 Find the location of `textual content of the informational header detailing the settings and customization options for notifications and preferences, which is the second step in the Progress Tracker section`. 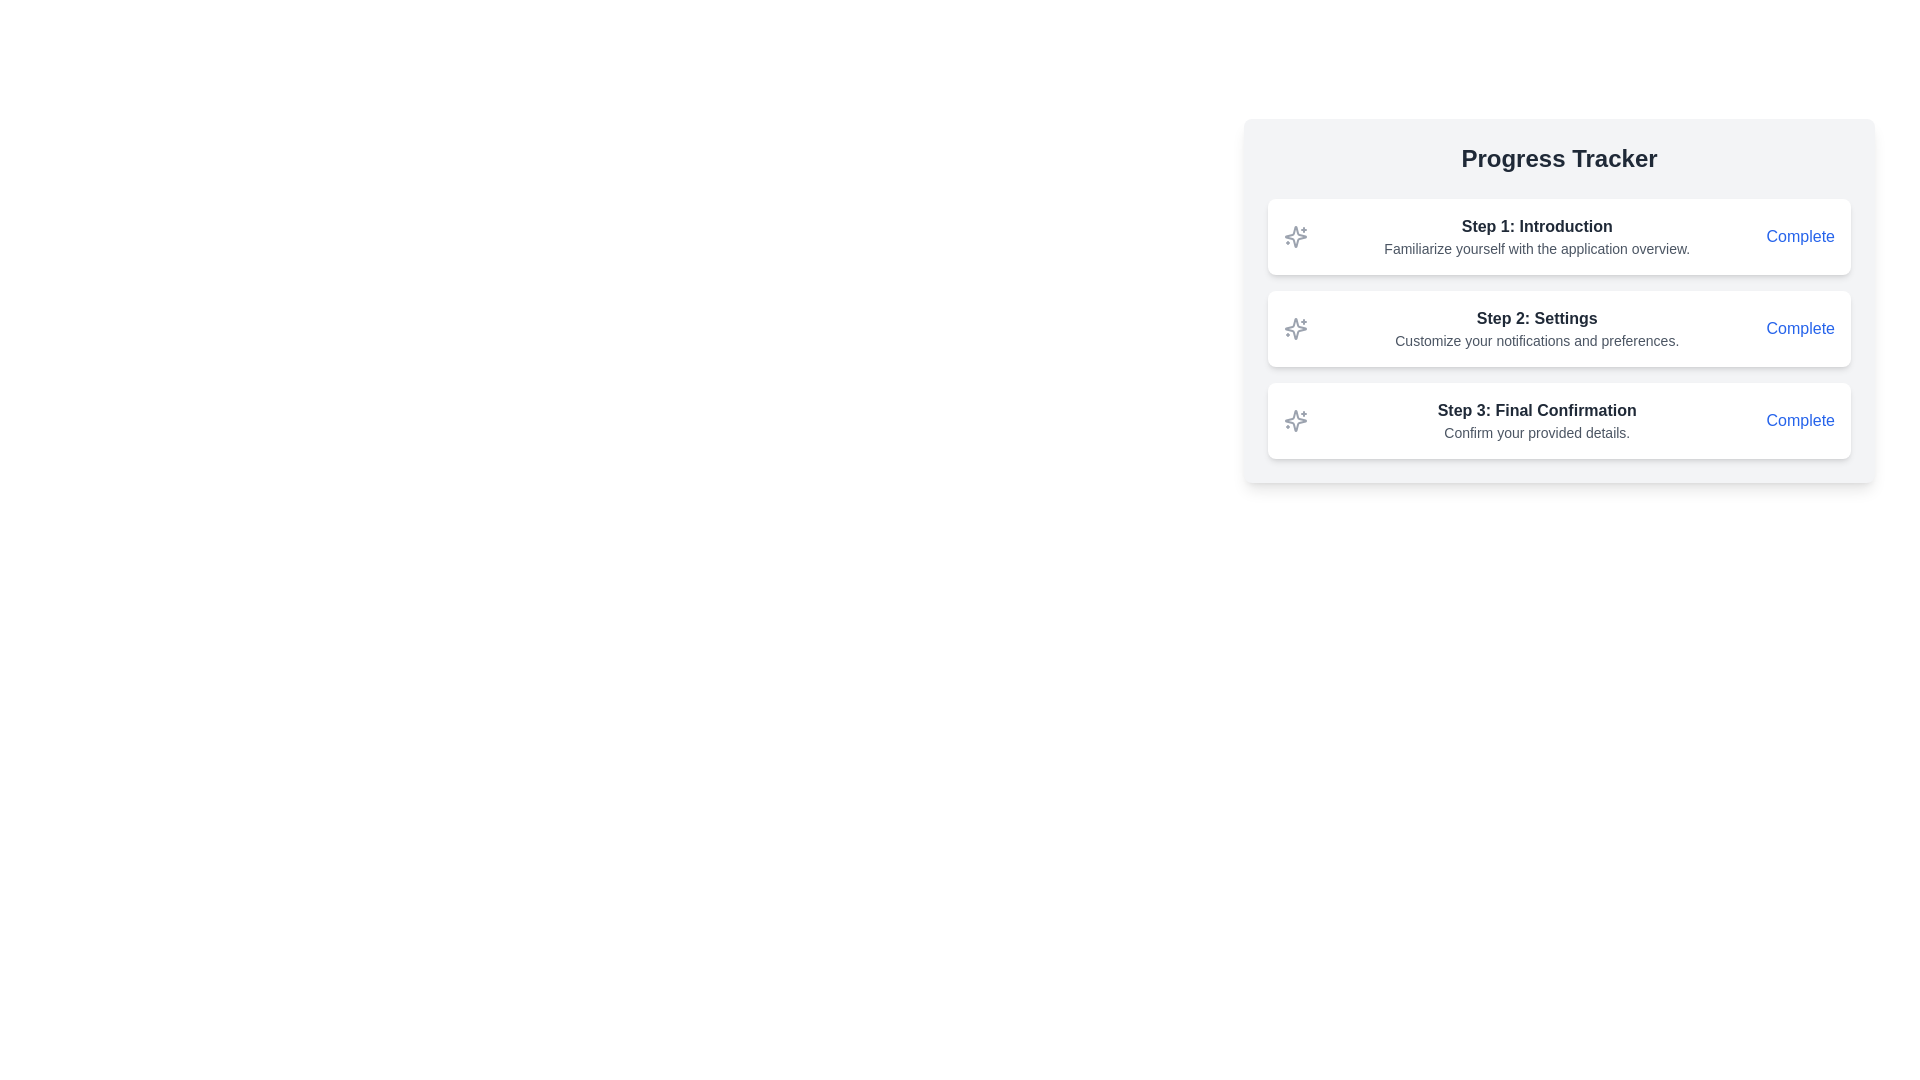

textual content of the informational header detailing the settings and customization options for notifications and preferences, which is the second step in the Progress Tracker section is located at coordinates (1536, 327).